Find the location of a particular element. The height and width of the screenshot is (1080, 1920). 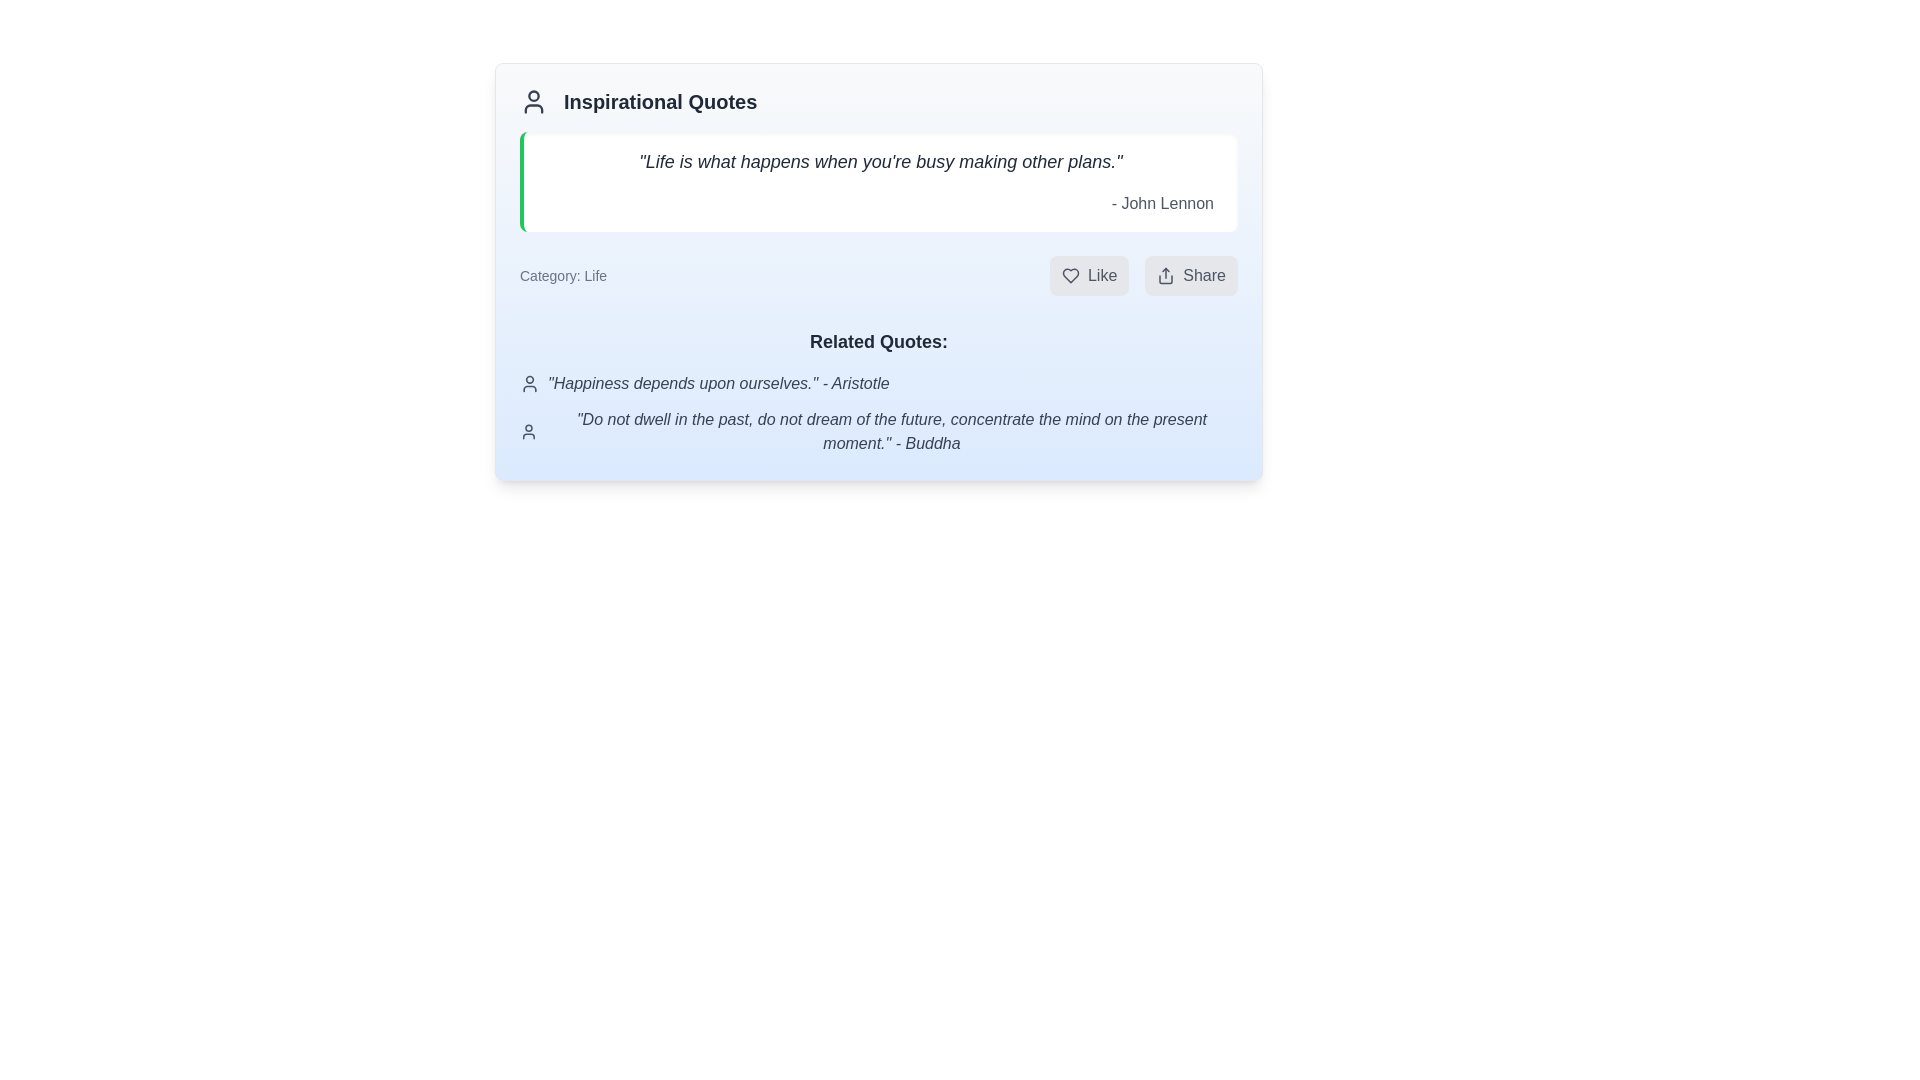

the second quote text label in the 'Related Quotes' section that displays the quote from Buddha, located directly below the quotation from Aristotle is located at coordinates (891, 431).